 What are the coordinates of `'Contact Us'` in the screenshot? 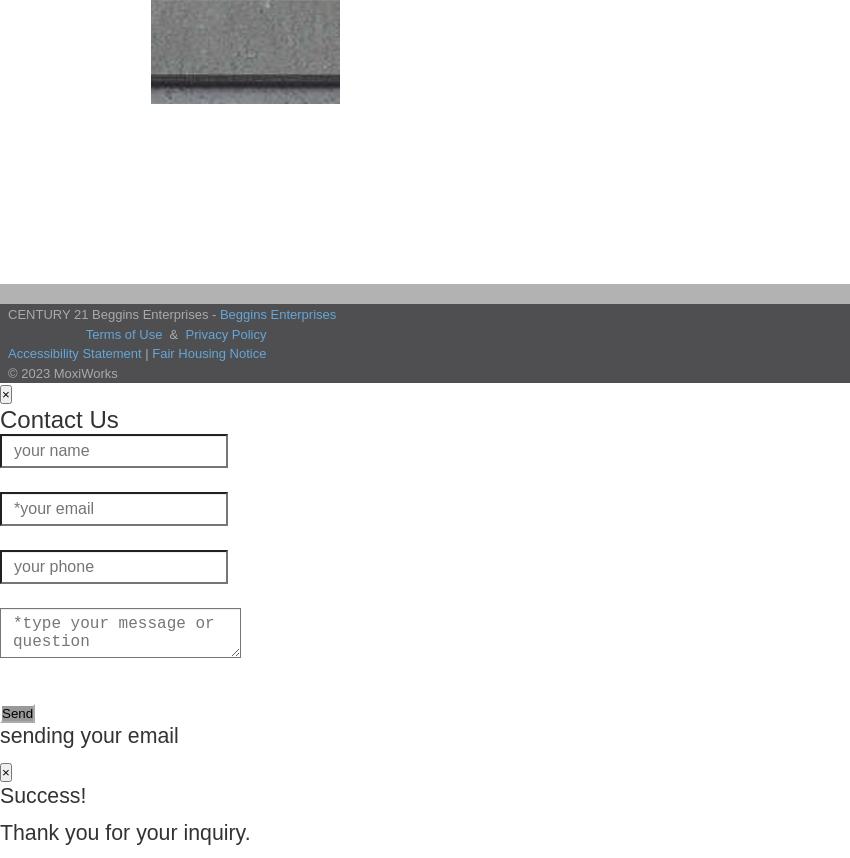 It's located at (0, 417).